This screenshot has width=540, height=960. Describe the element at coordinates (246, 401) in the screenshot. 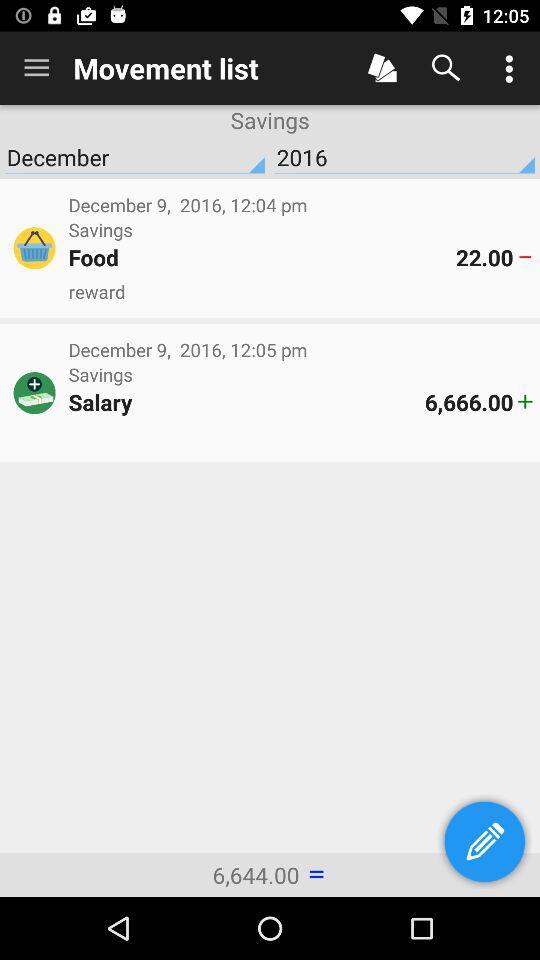

I see `item next to 6,666.00 item` at that location.